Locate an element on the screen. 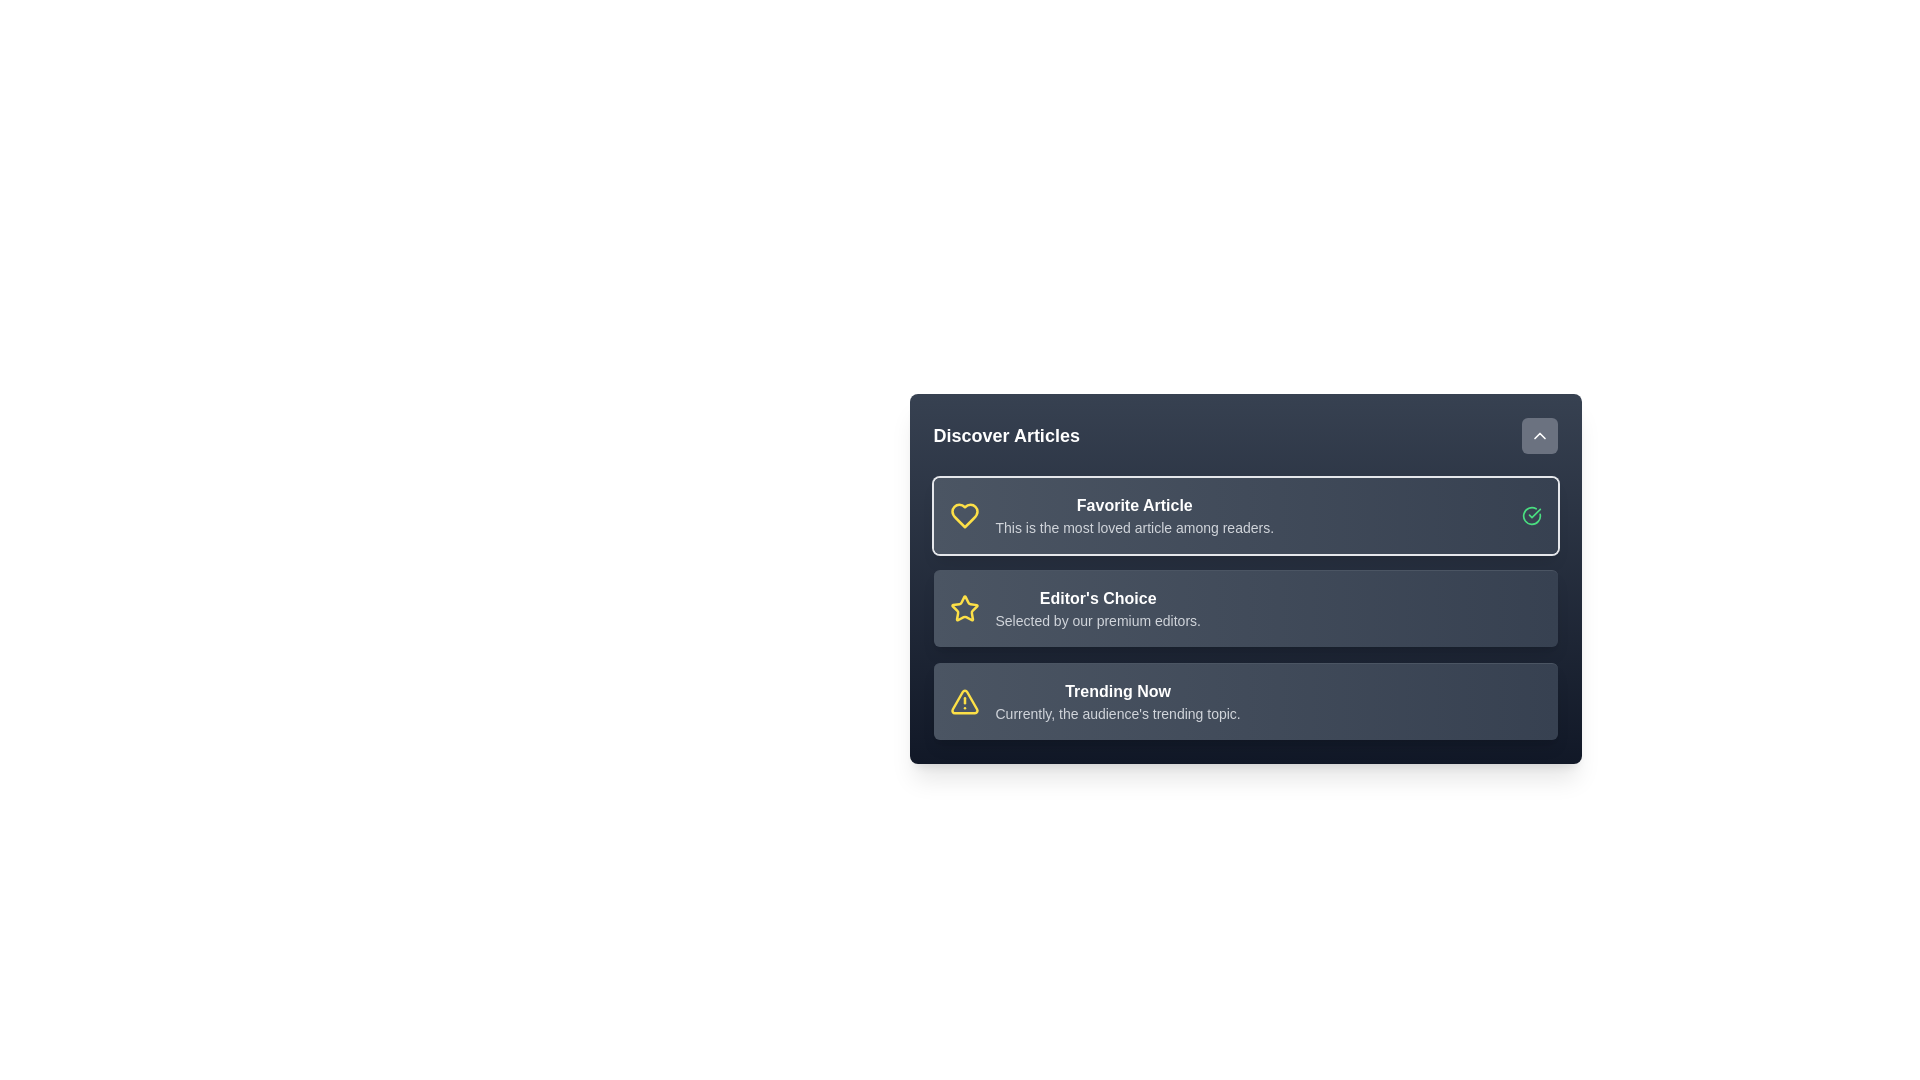 The width and height of the screenshot is (1920, 1080). the article titled Editor's Choice is located at coordinates (1244, 607).